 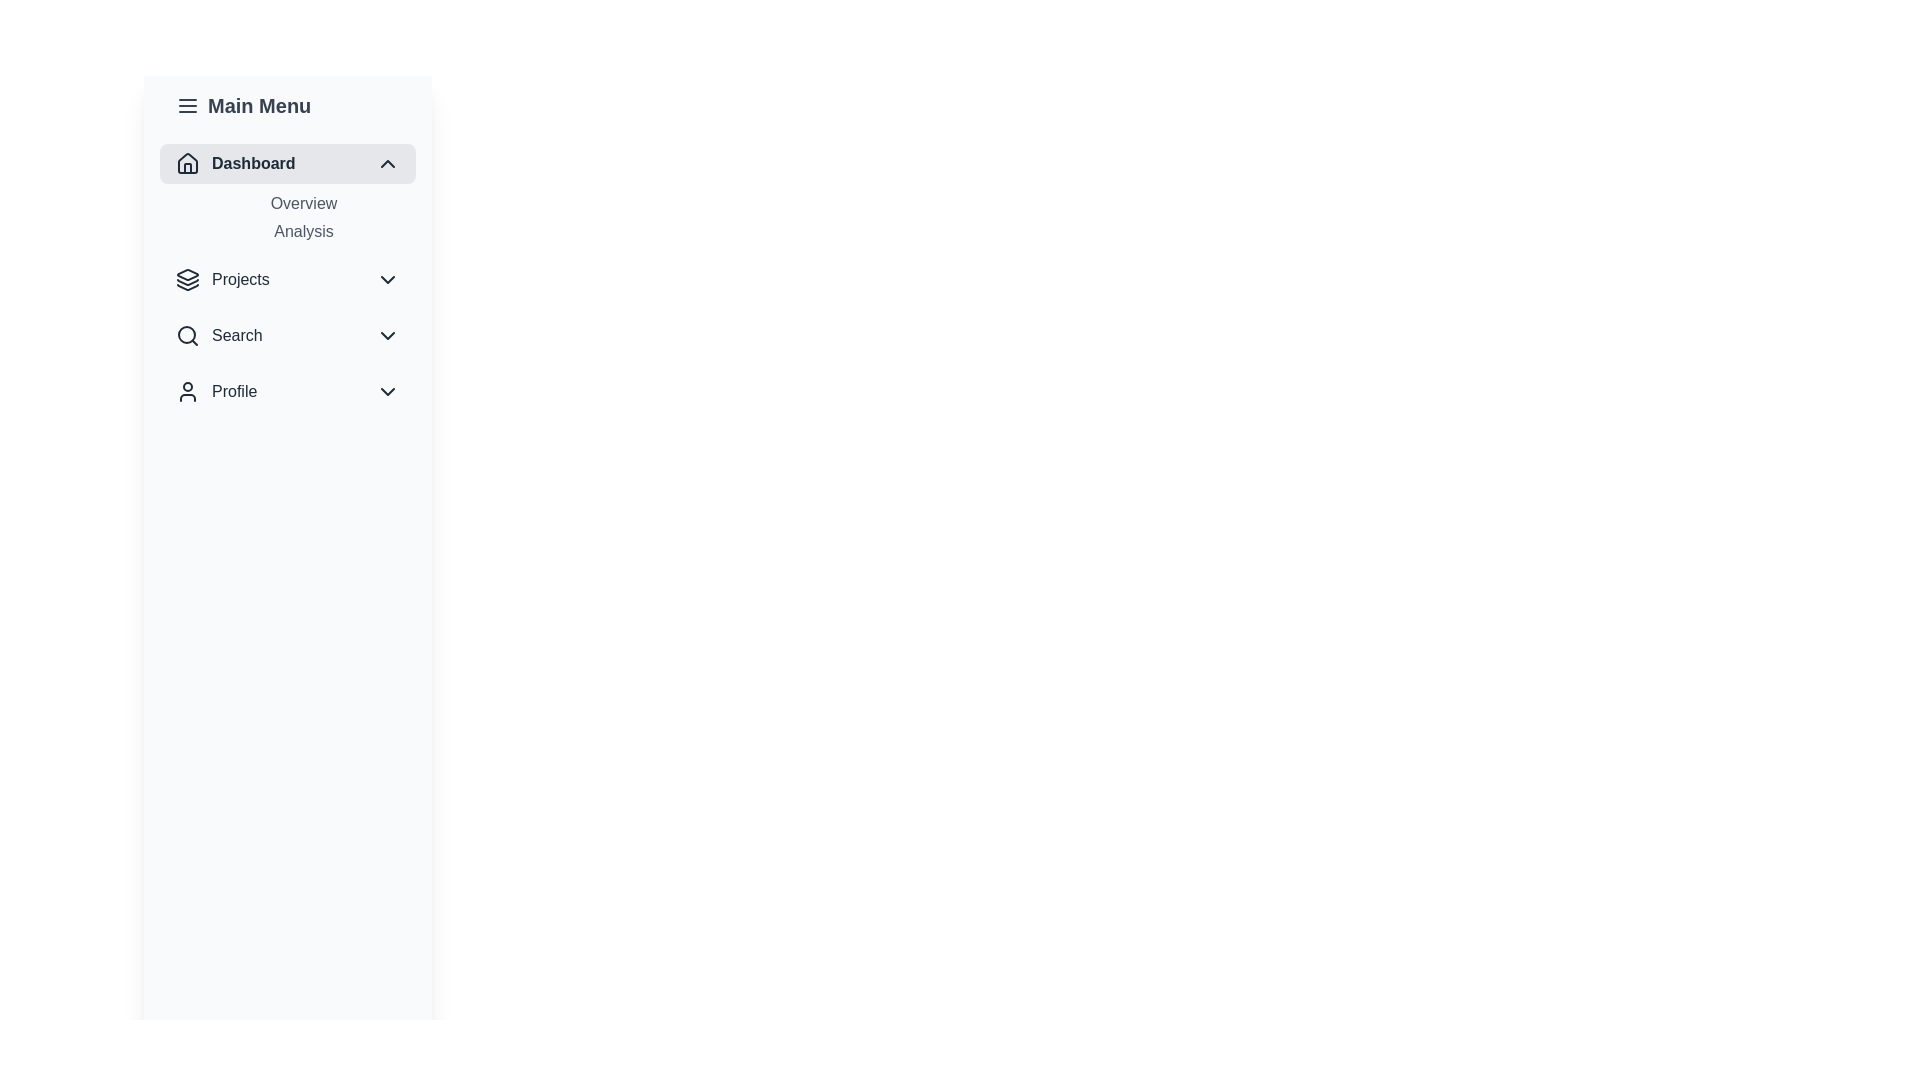 What do you see at coordinates (187, 163) in the screenshot?
I see `the Dashboard icon located in the left sidebar, adjacent to the 'Dashboard' text` at bounding box center [187, 163].